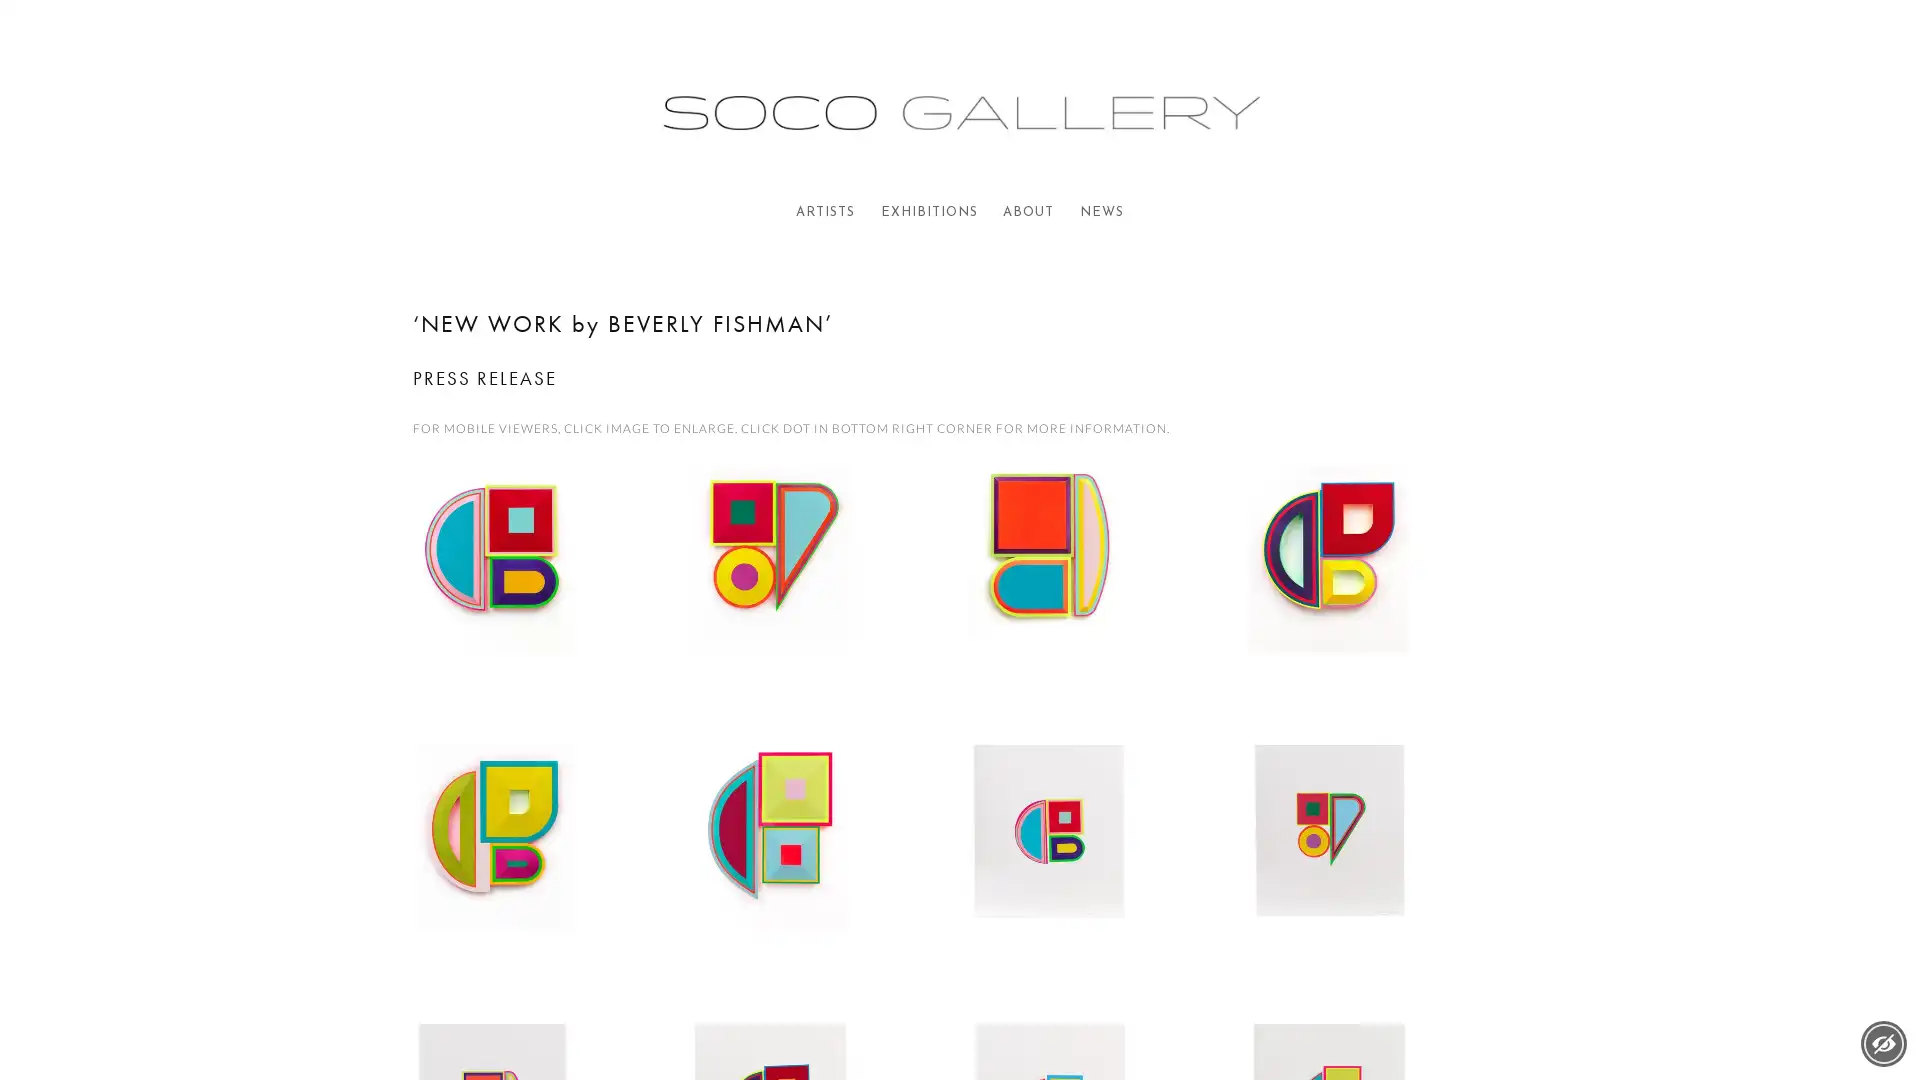 The image size is (1920, 1080). Describe the element at coordinates (820, 593) in the screenshot. I see `View fullsize BEVERLY FISHMAN Untitled (Depression, Pain, Migraine), 2021 Urethane paint on wood 44 x 43 inches INQUIRE +` at that location.